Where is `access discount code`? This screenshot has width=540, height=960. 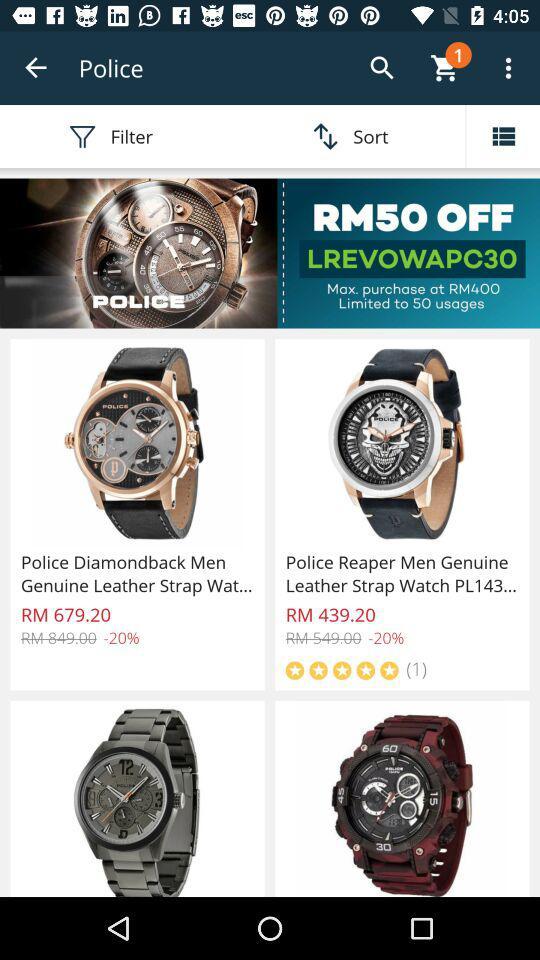
access discount code is located at coordinates (270, 252).